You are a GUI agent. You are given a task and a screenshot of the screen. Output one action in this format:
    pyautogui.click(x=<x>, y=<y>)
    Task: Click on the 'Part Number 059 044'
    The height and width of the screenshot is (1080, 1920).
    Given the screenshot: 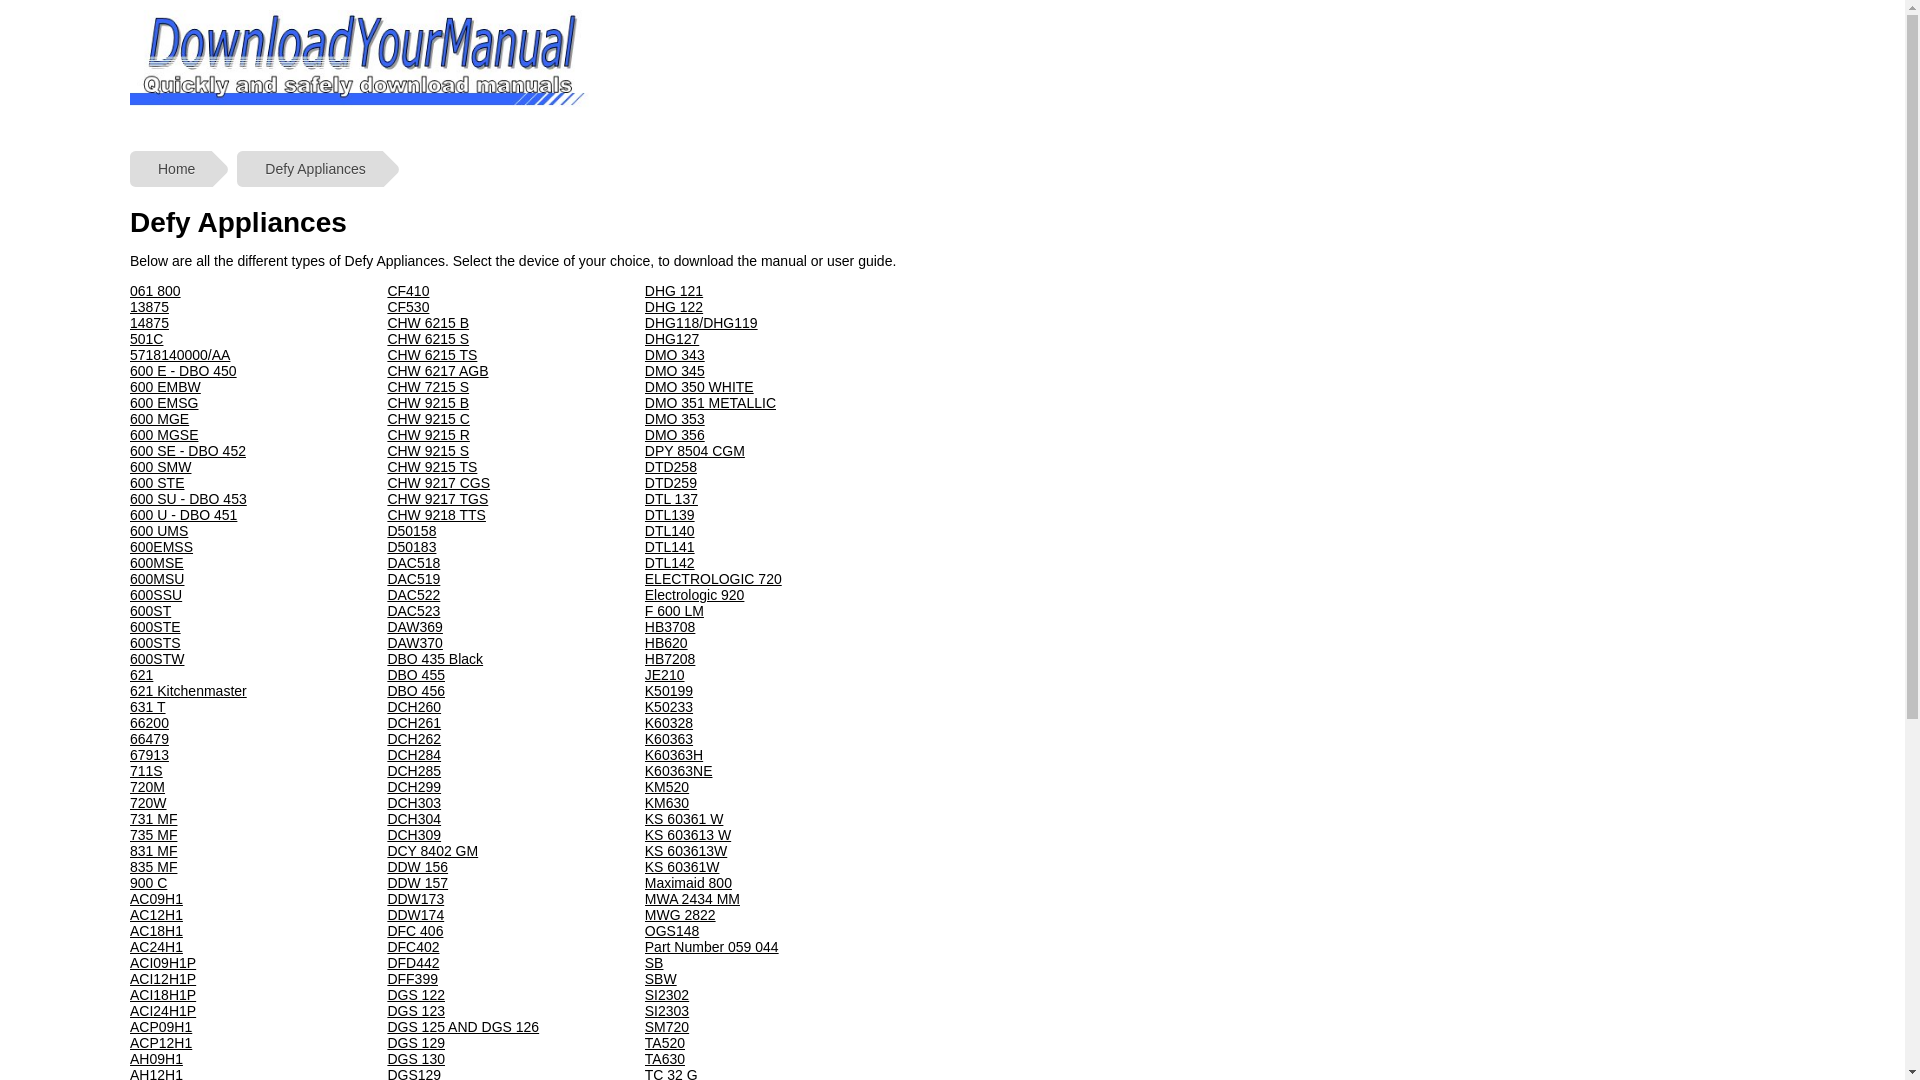 What is the action you would take?
    pyautogui.click(x=711, y=946)
    